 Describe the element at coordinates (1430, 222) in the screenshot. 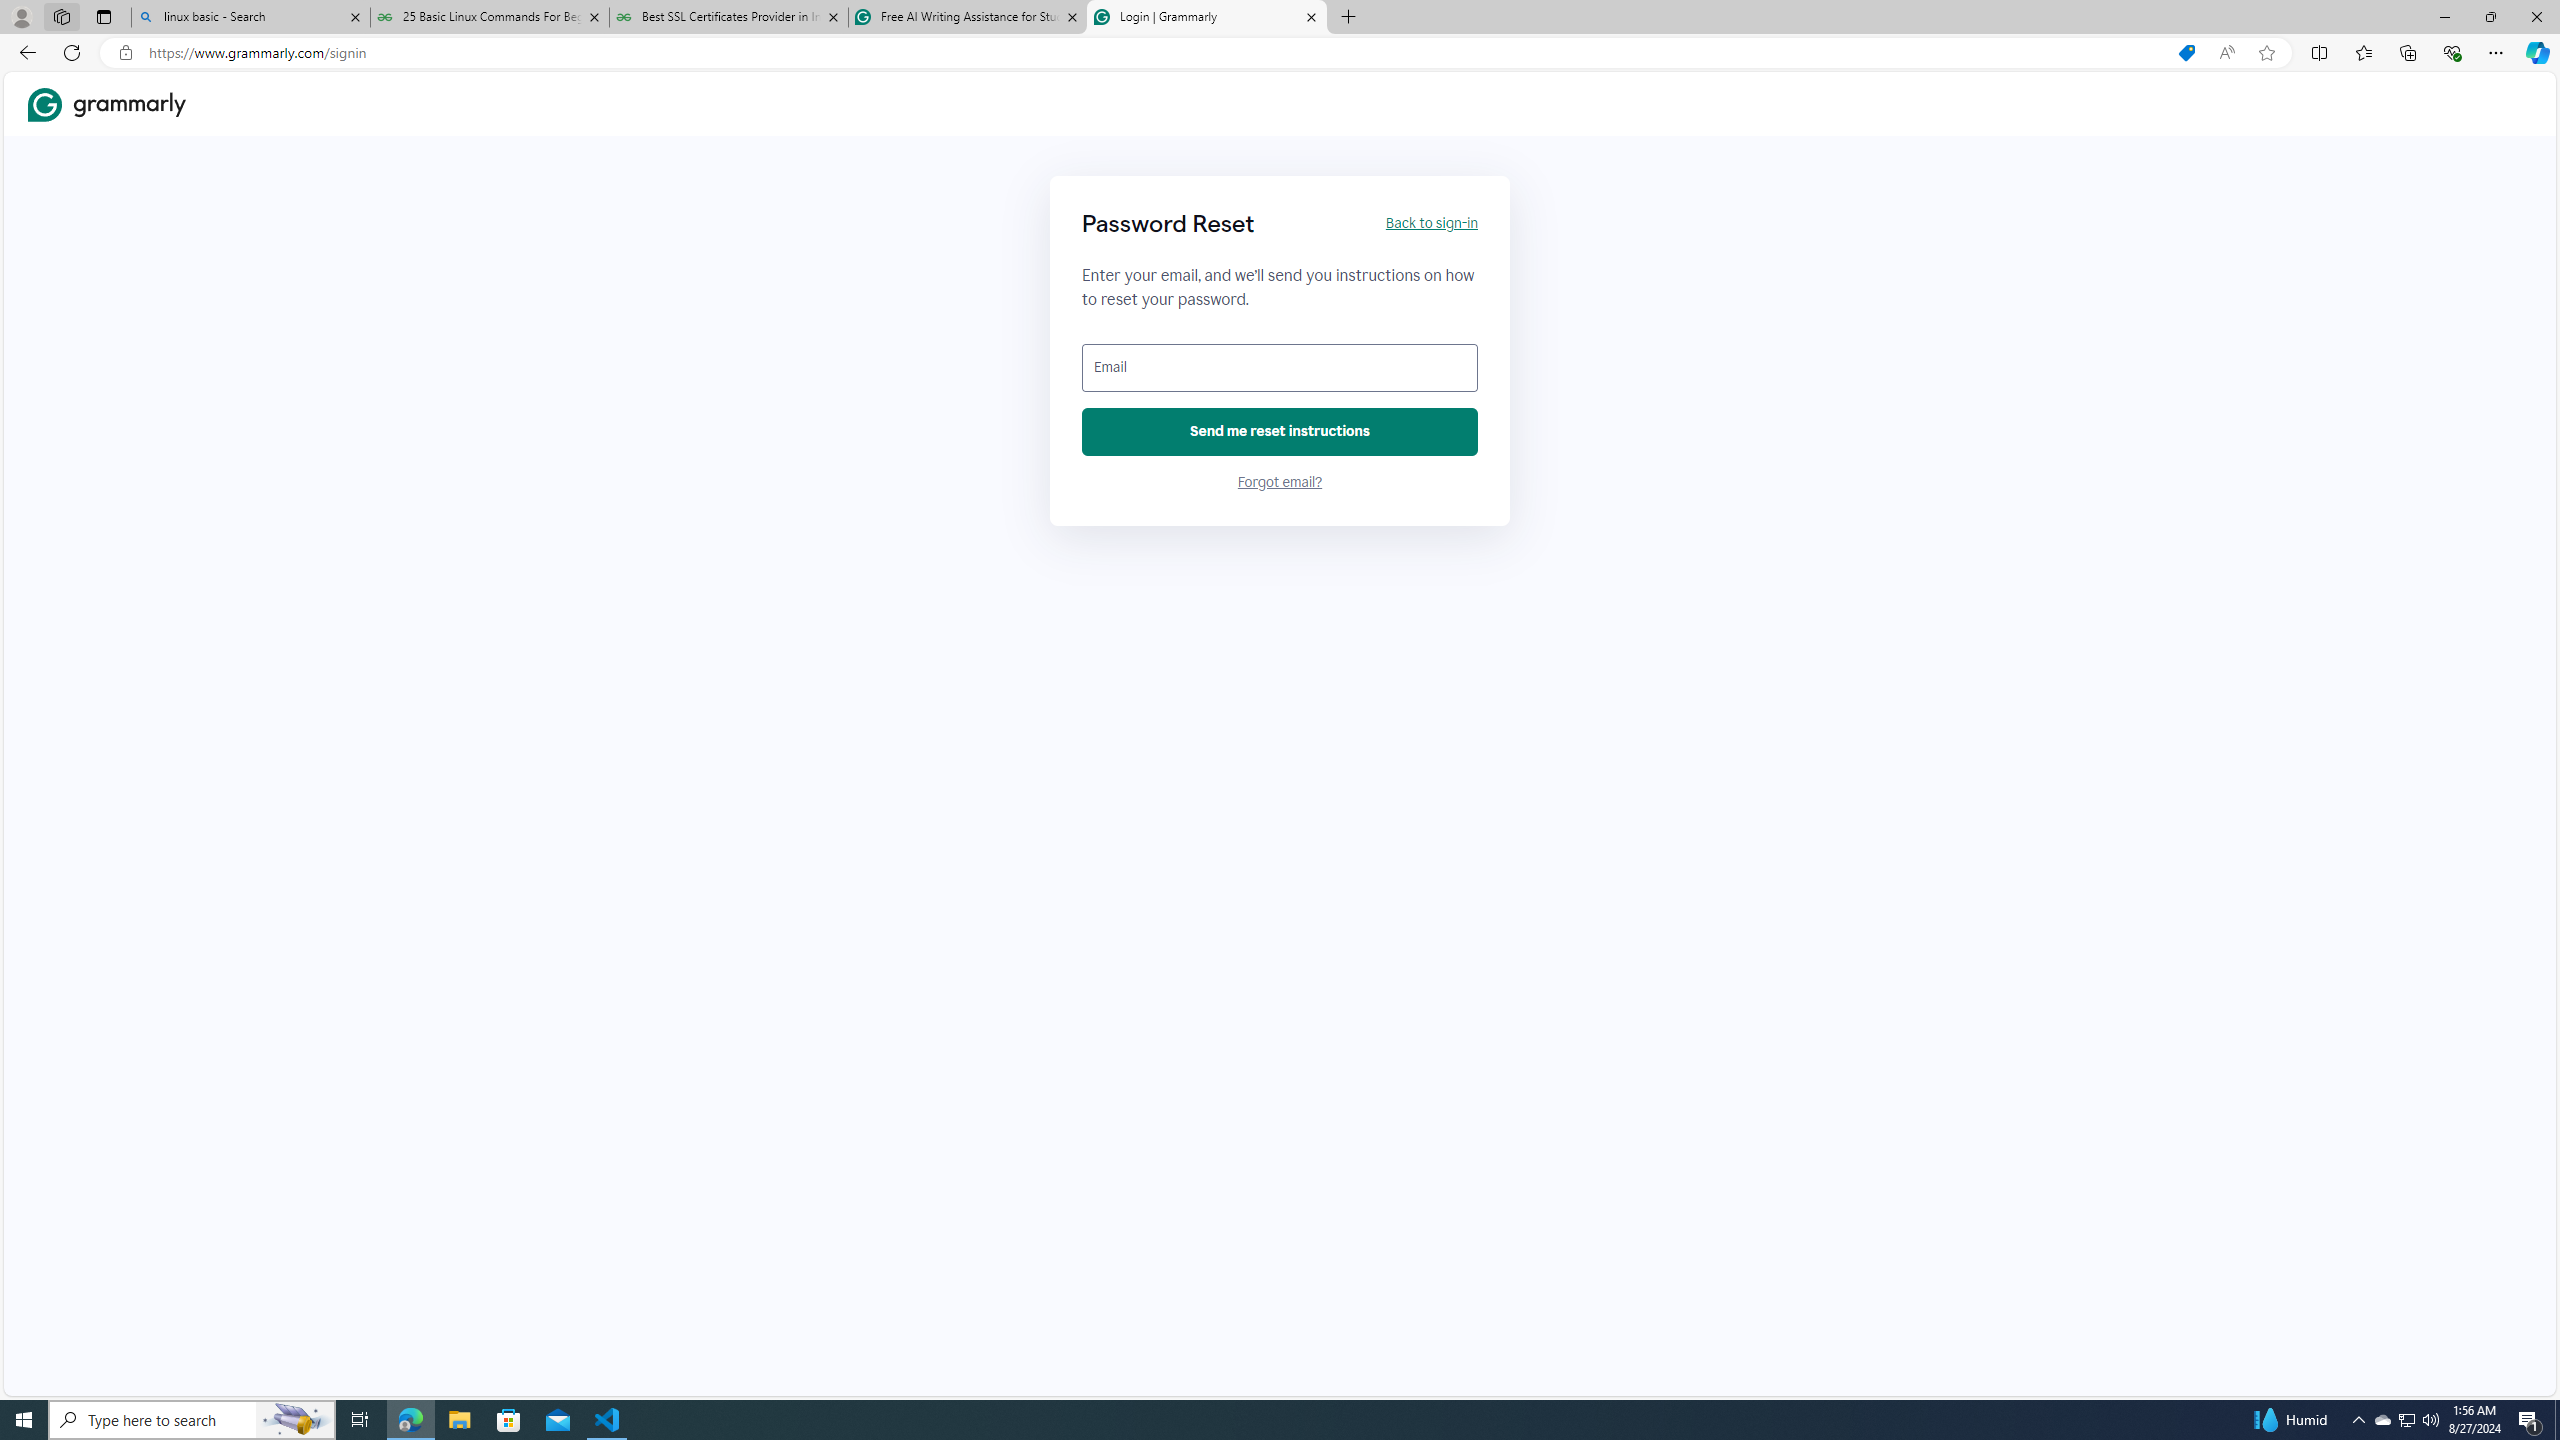

I see `'Back to sign-in'` at that location.